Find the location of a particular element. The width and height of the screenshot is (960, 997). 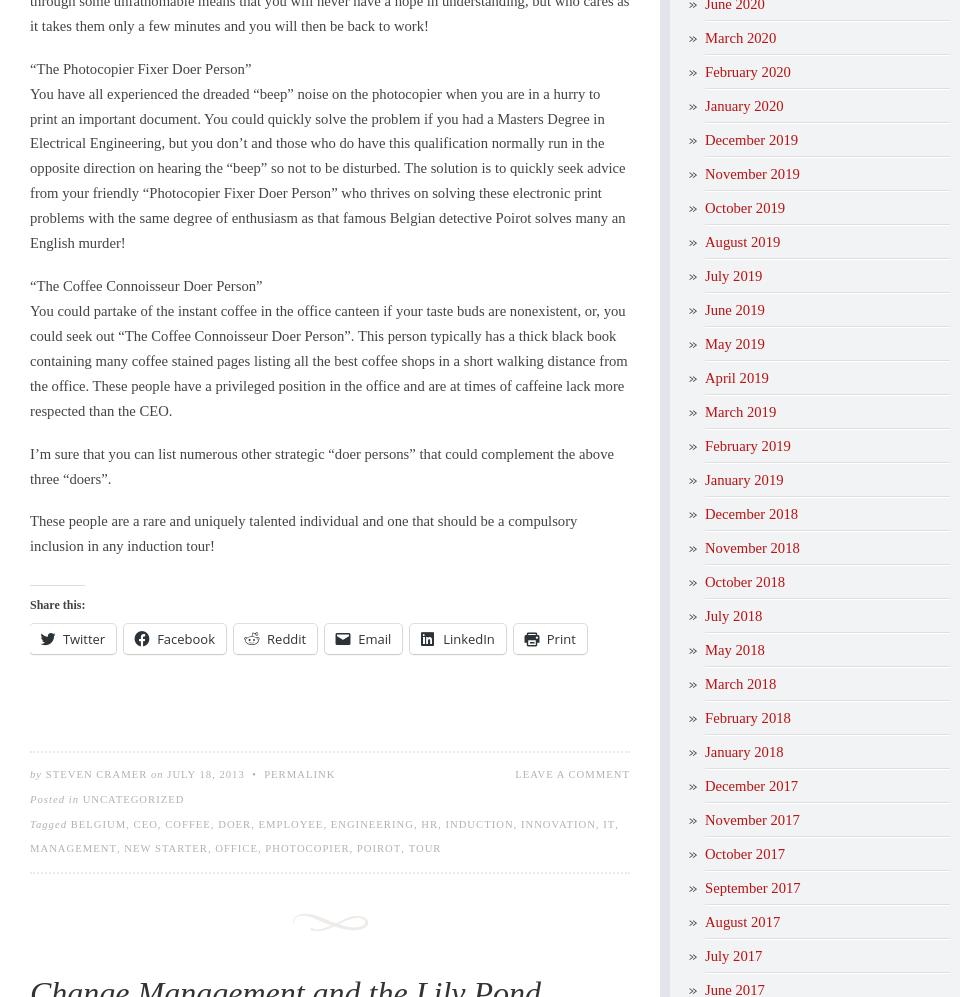

'doer' is located at coordinates (218, 823).